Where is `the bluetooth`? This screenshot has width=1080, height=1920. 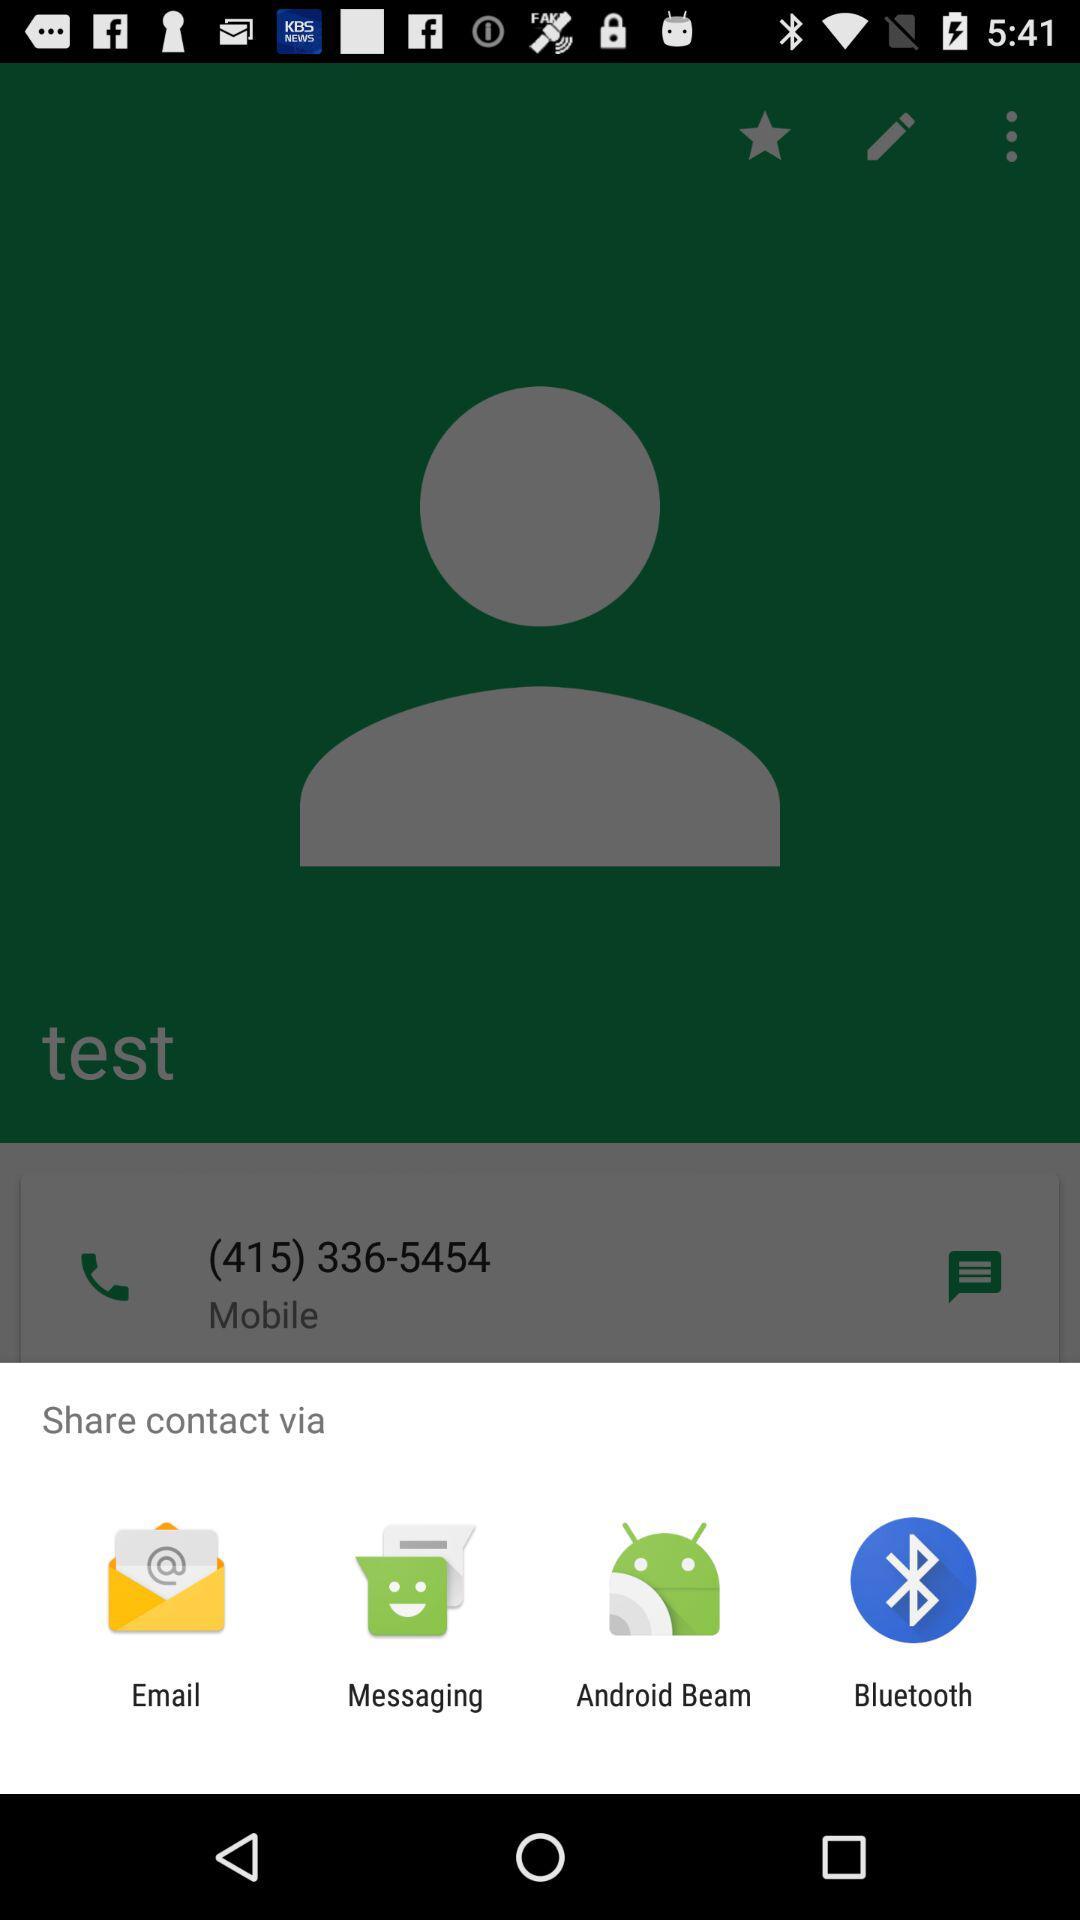
the bluetooth is located at coordinates (913, 1711).